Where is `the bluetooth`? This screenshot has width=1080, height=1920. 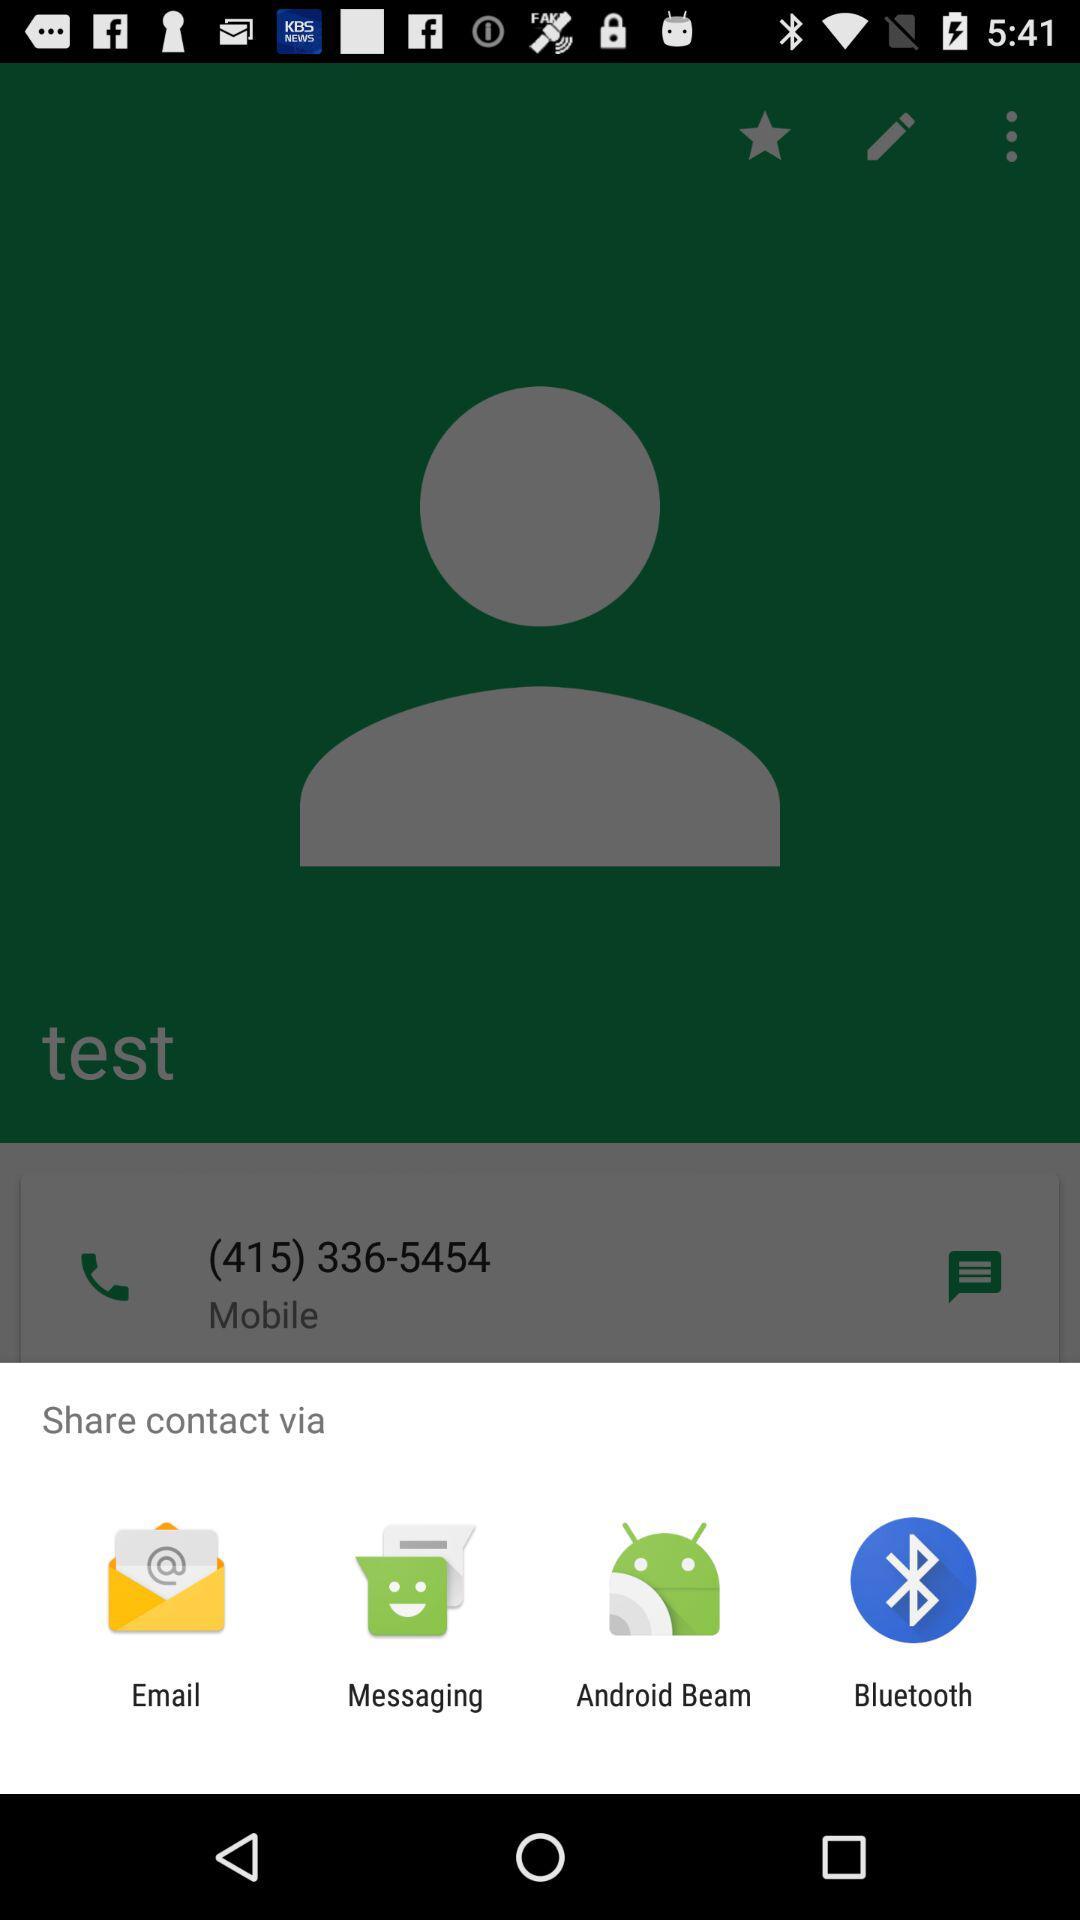
the bluetooth is located at coordinates (913, 1711).